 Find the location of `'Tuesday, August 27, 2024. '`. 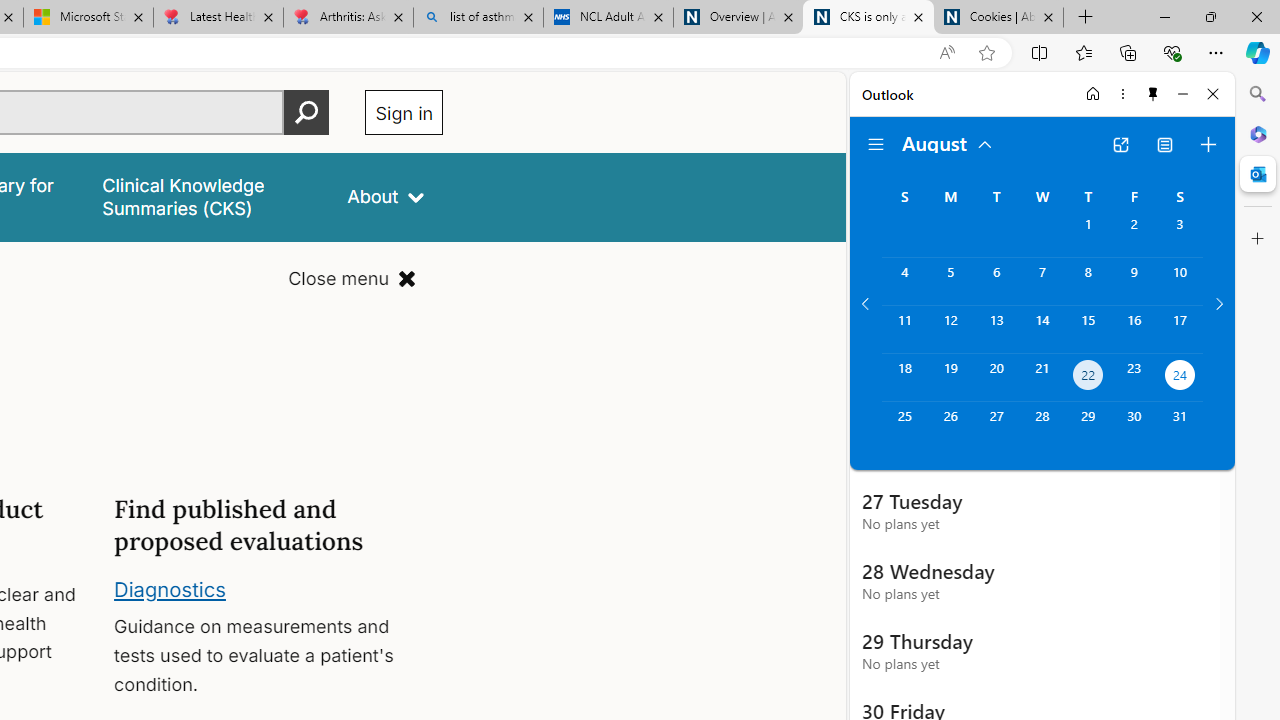

'Tuesday, August 27, 2024. ' is located at coordinates (996, 424).